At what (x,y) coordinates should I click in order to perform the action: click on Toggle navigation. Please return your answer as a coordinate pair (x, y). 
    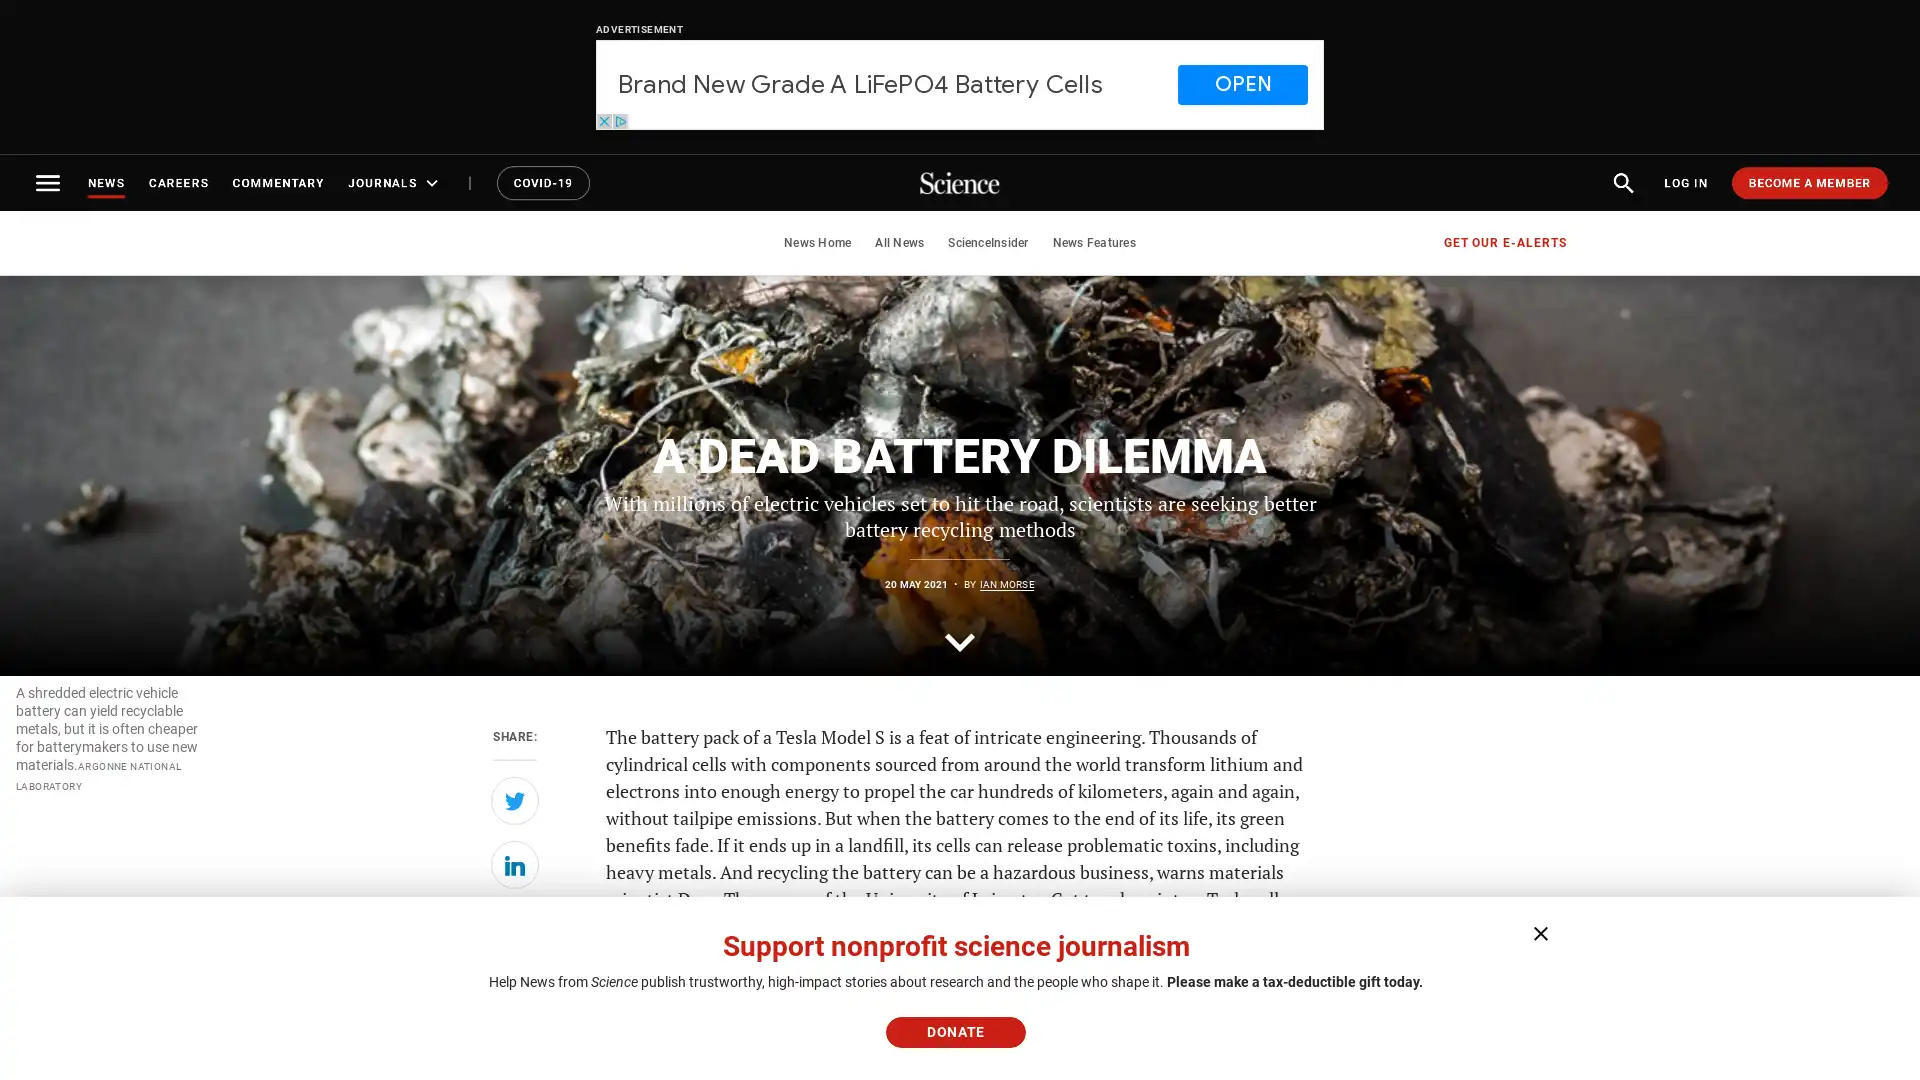
    Looking at the image, I should click on (48, 182).